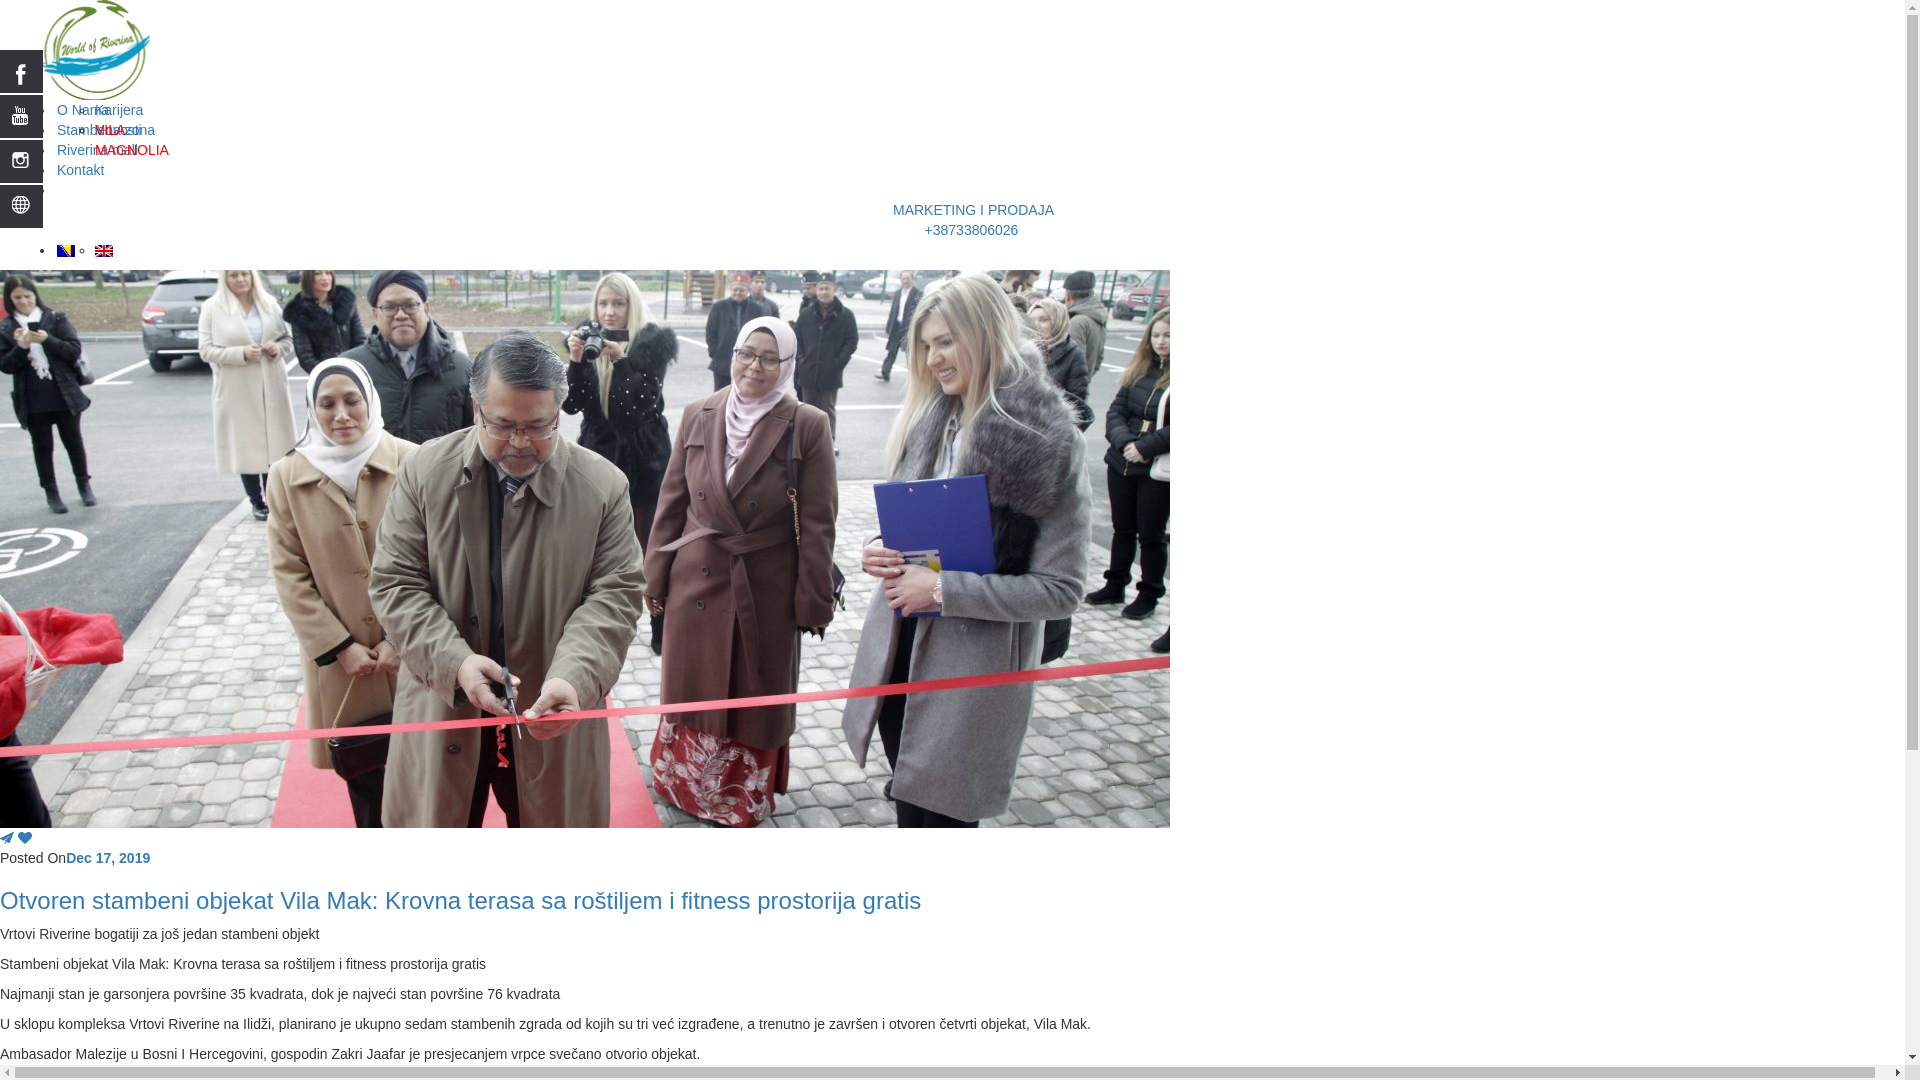 The height and width of the screenshot is (1080, 1920). I want to click on 'Dec 17, 2019', so click(107, 856).